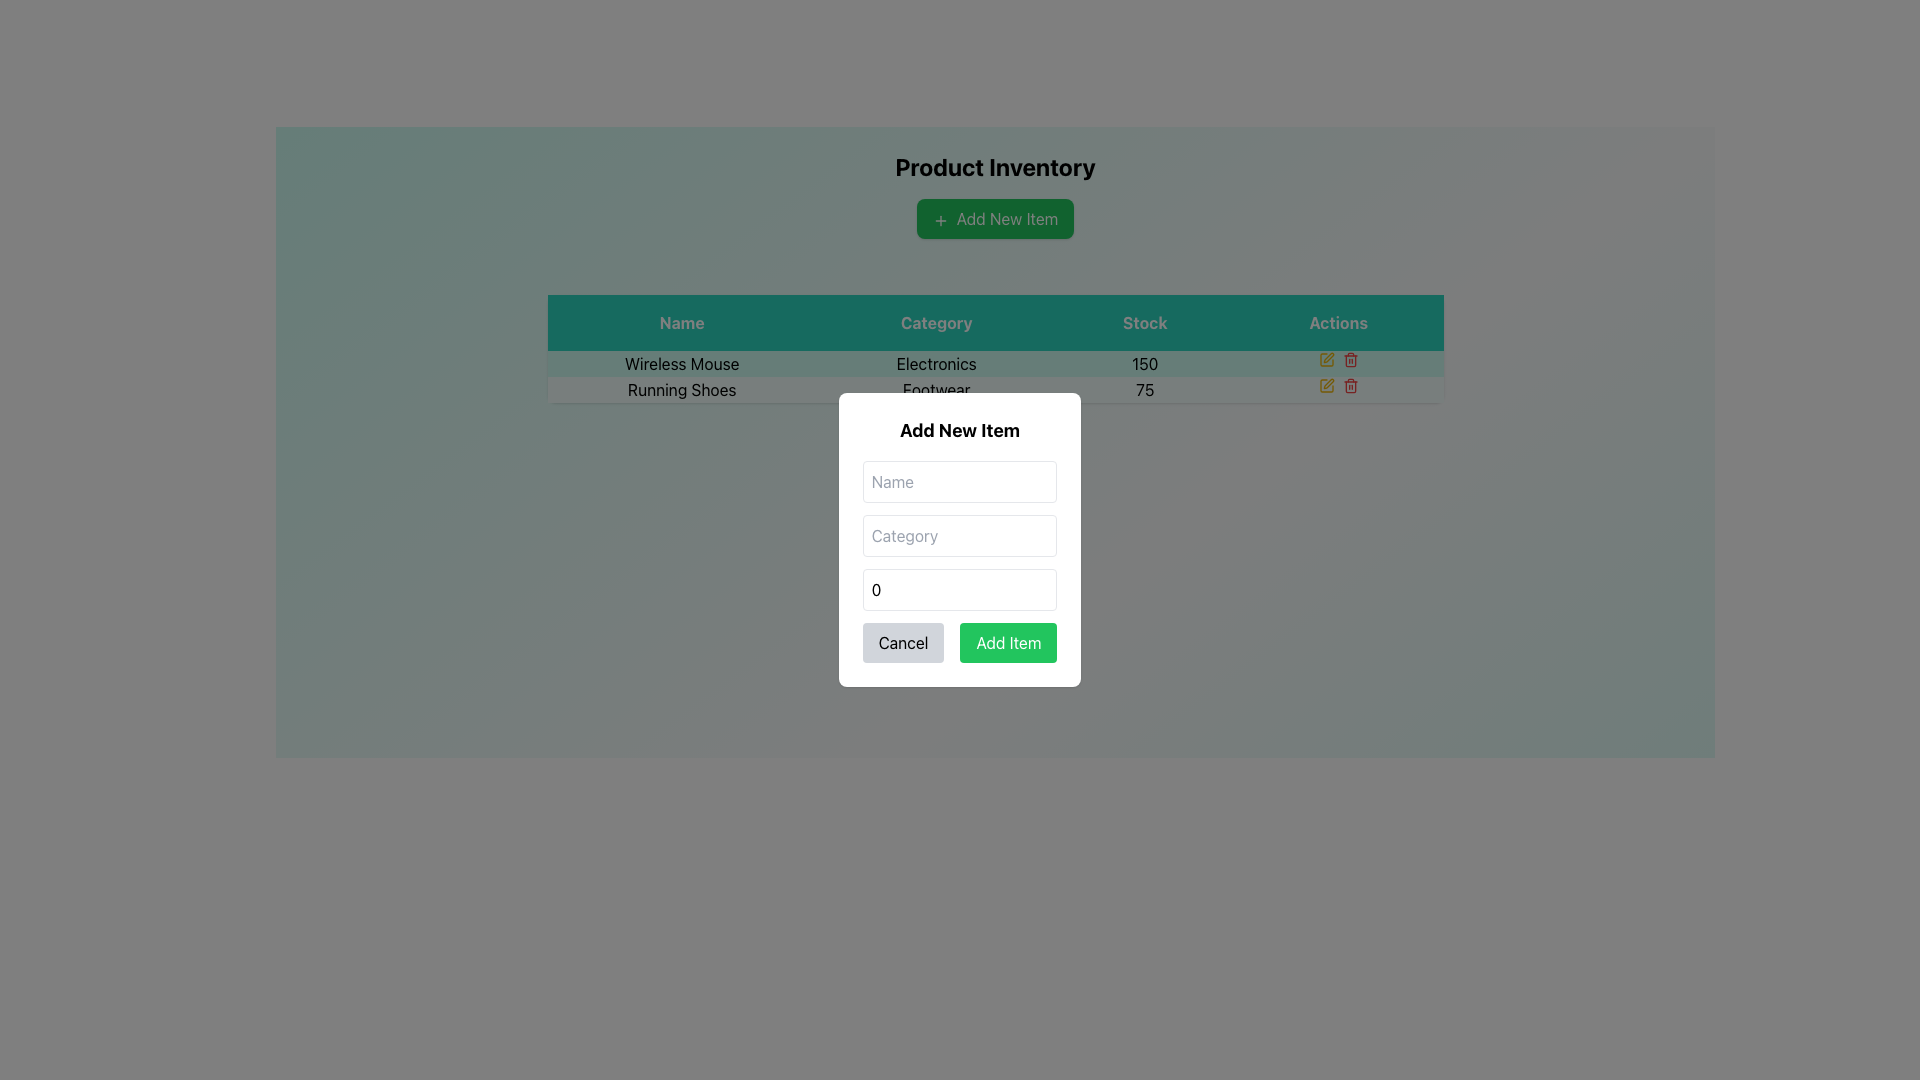 This screenshot has width=1920, height=1080. What do you see at coordinates (1145, 389) in the screenshot?
I see `the stock quantity text for 'Running Shoes' in the inventory table` at bounding box center [1145, 389].